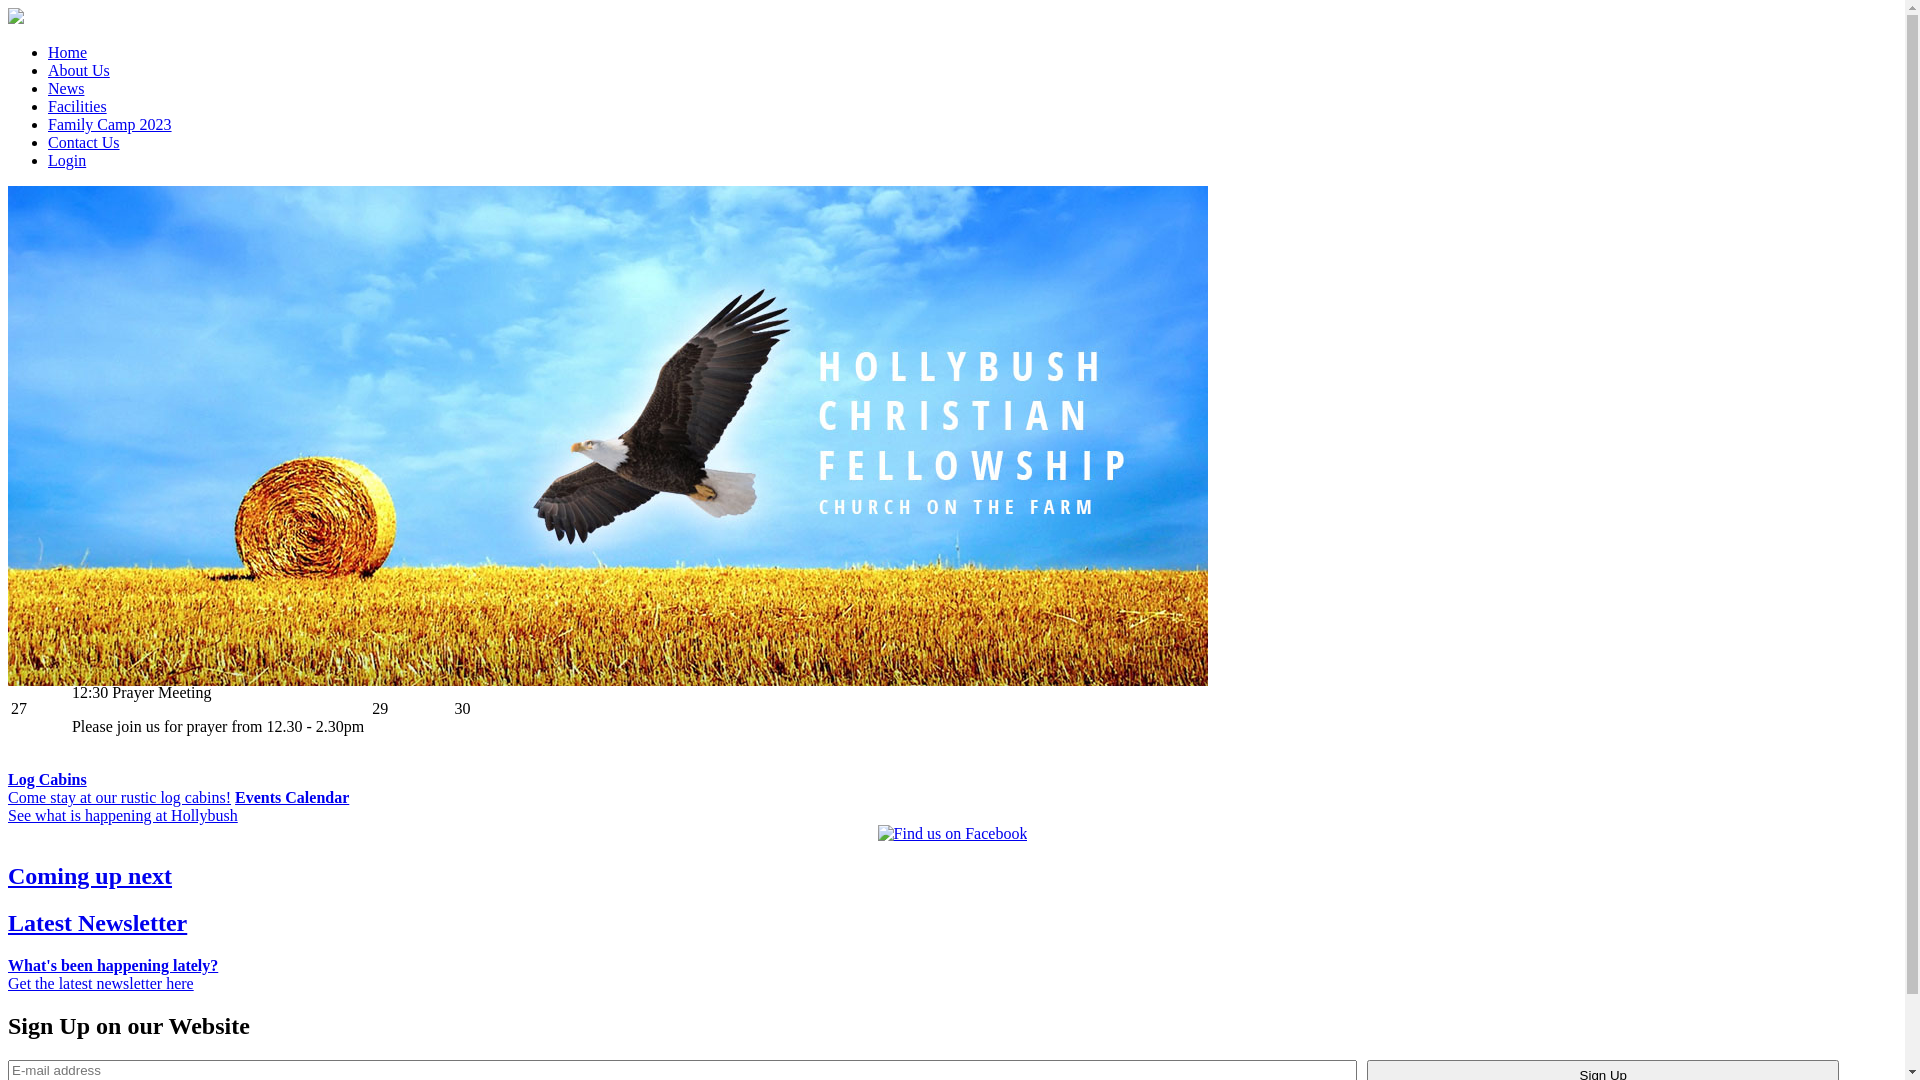 This screenshot has width=1920, height=1080. Describe the element at coordinates (82, 141) in the screenshot. I see `'Contact Us'` at that location.